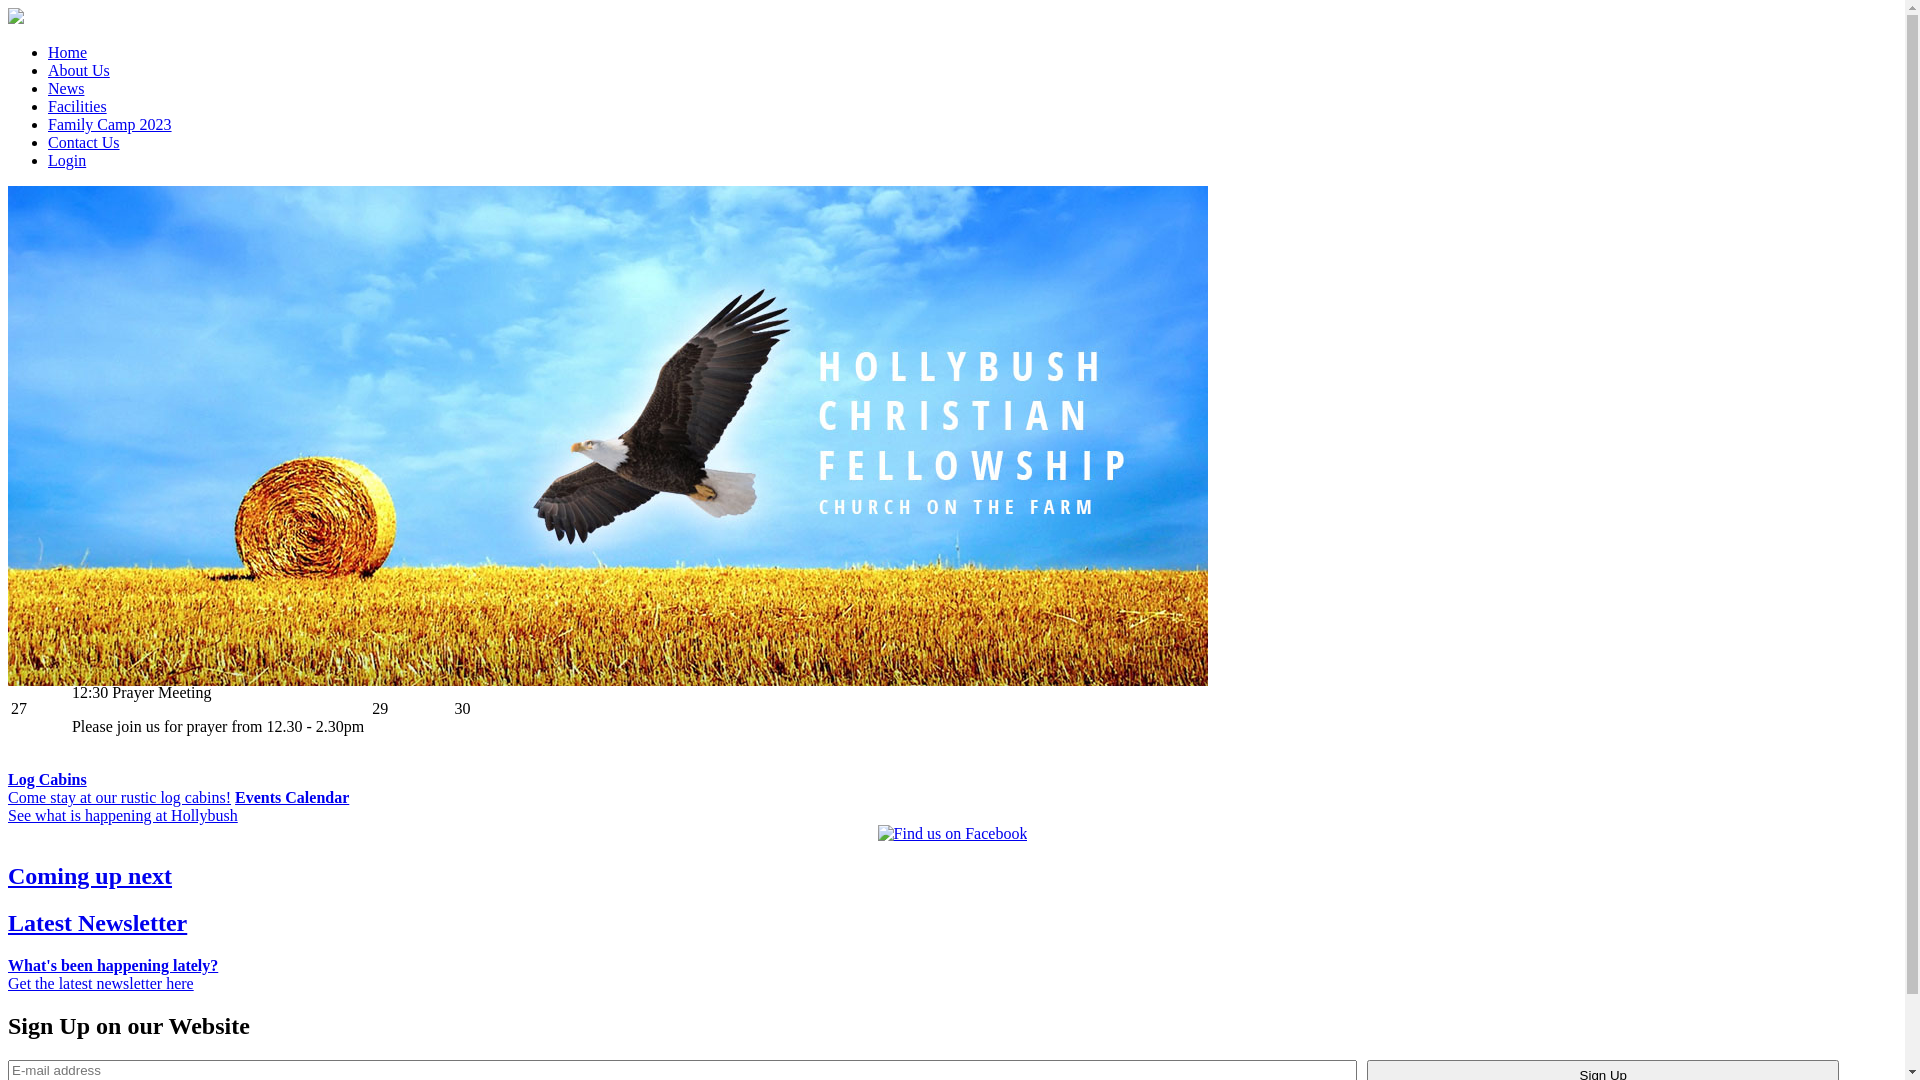 This screenshot has width=1920, height=1080. Describe the element at coordinates (82, 141) in the screenshot. I see `'Contact Us'` at that location.